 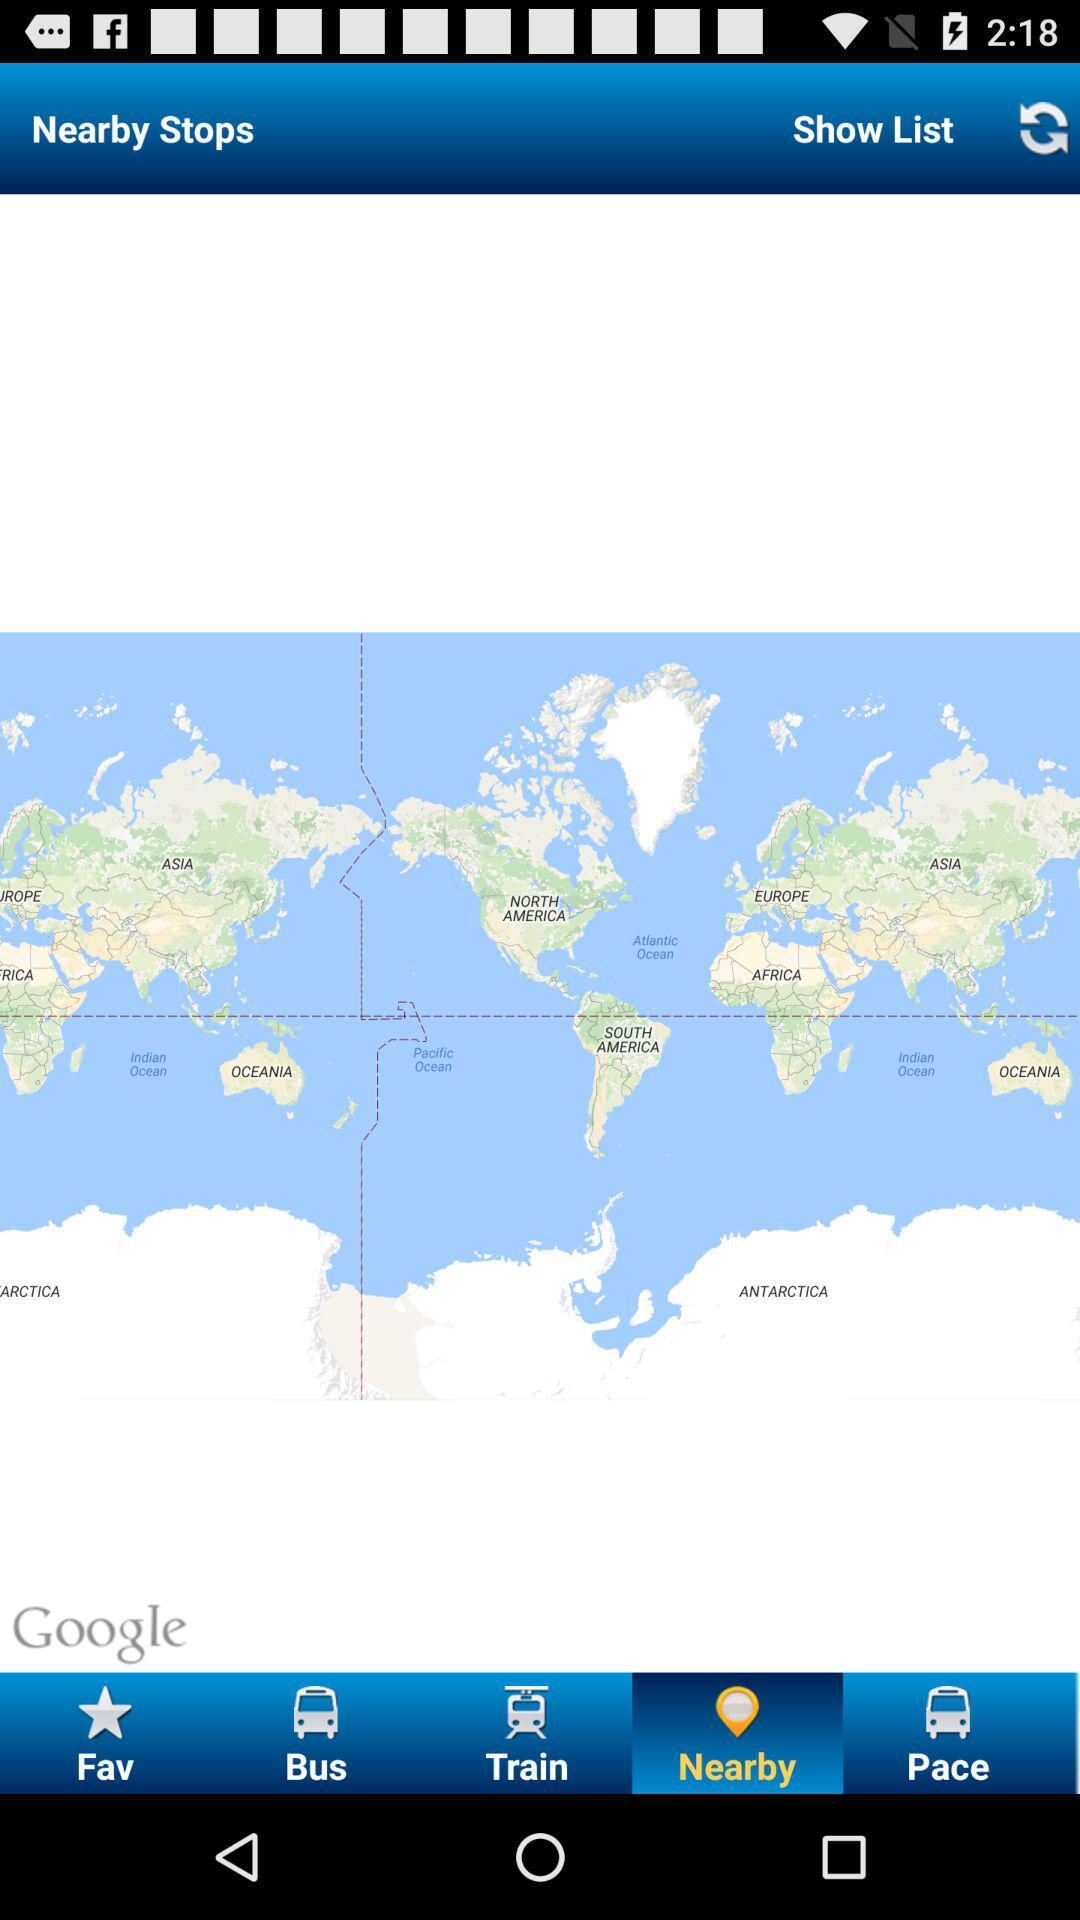 I want to click on refresh the page, so click(x=1042, y=127).